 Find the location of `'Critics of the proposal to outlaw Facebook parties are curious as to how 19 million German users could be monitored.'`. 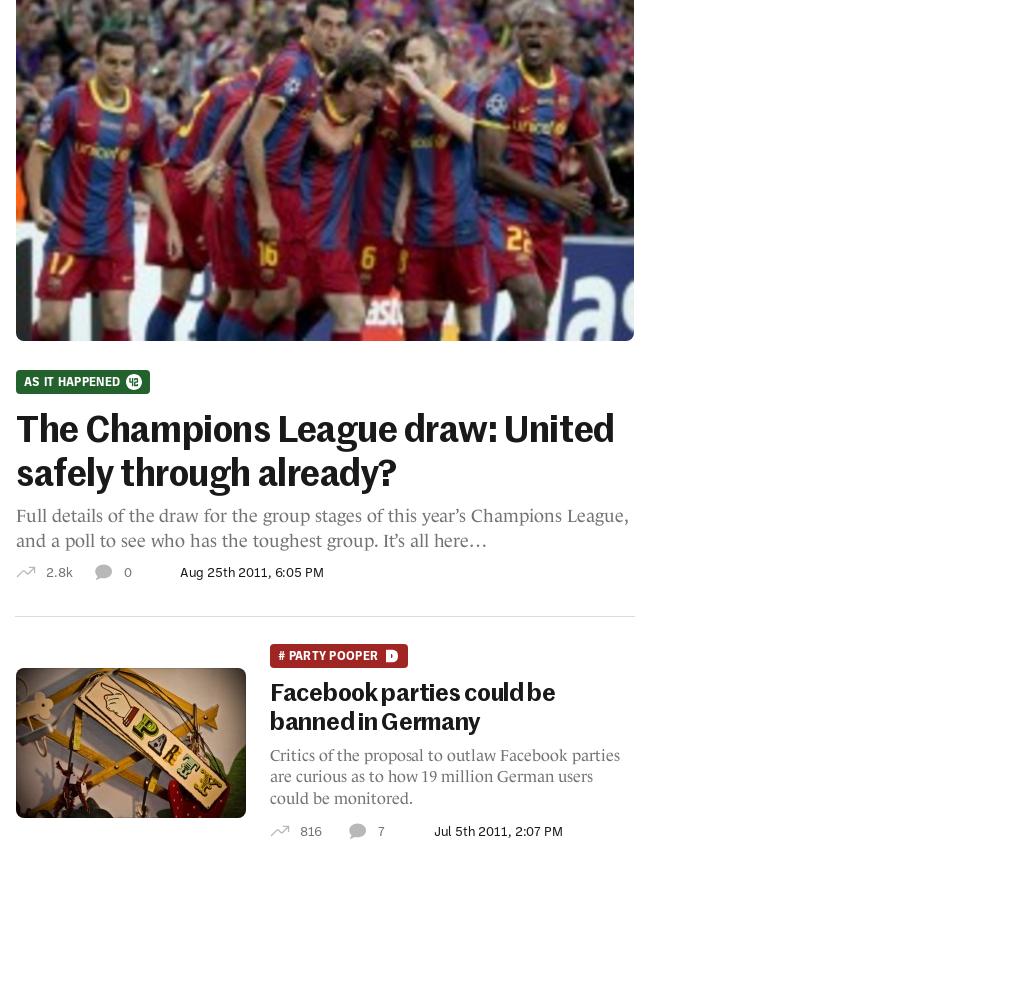

'Critics of the proposal to outlaw Facebook parties are curious as to how 19 million German users could be monitored.' is located at coordinates (268, 774).